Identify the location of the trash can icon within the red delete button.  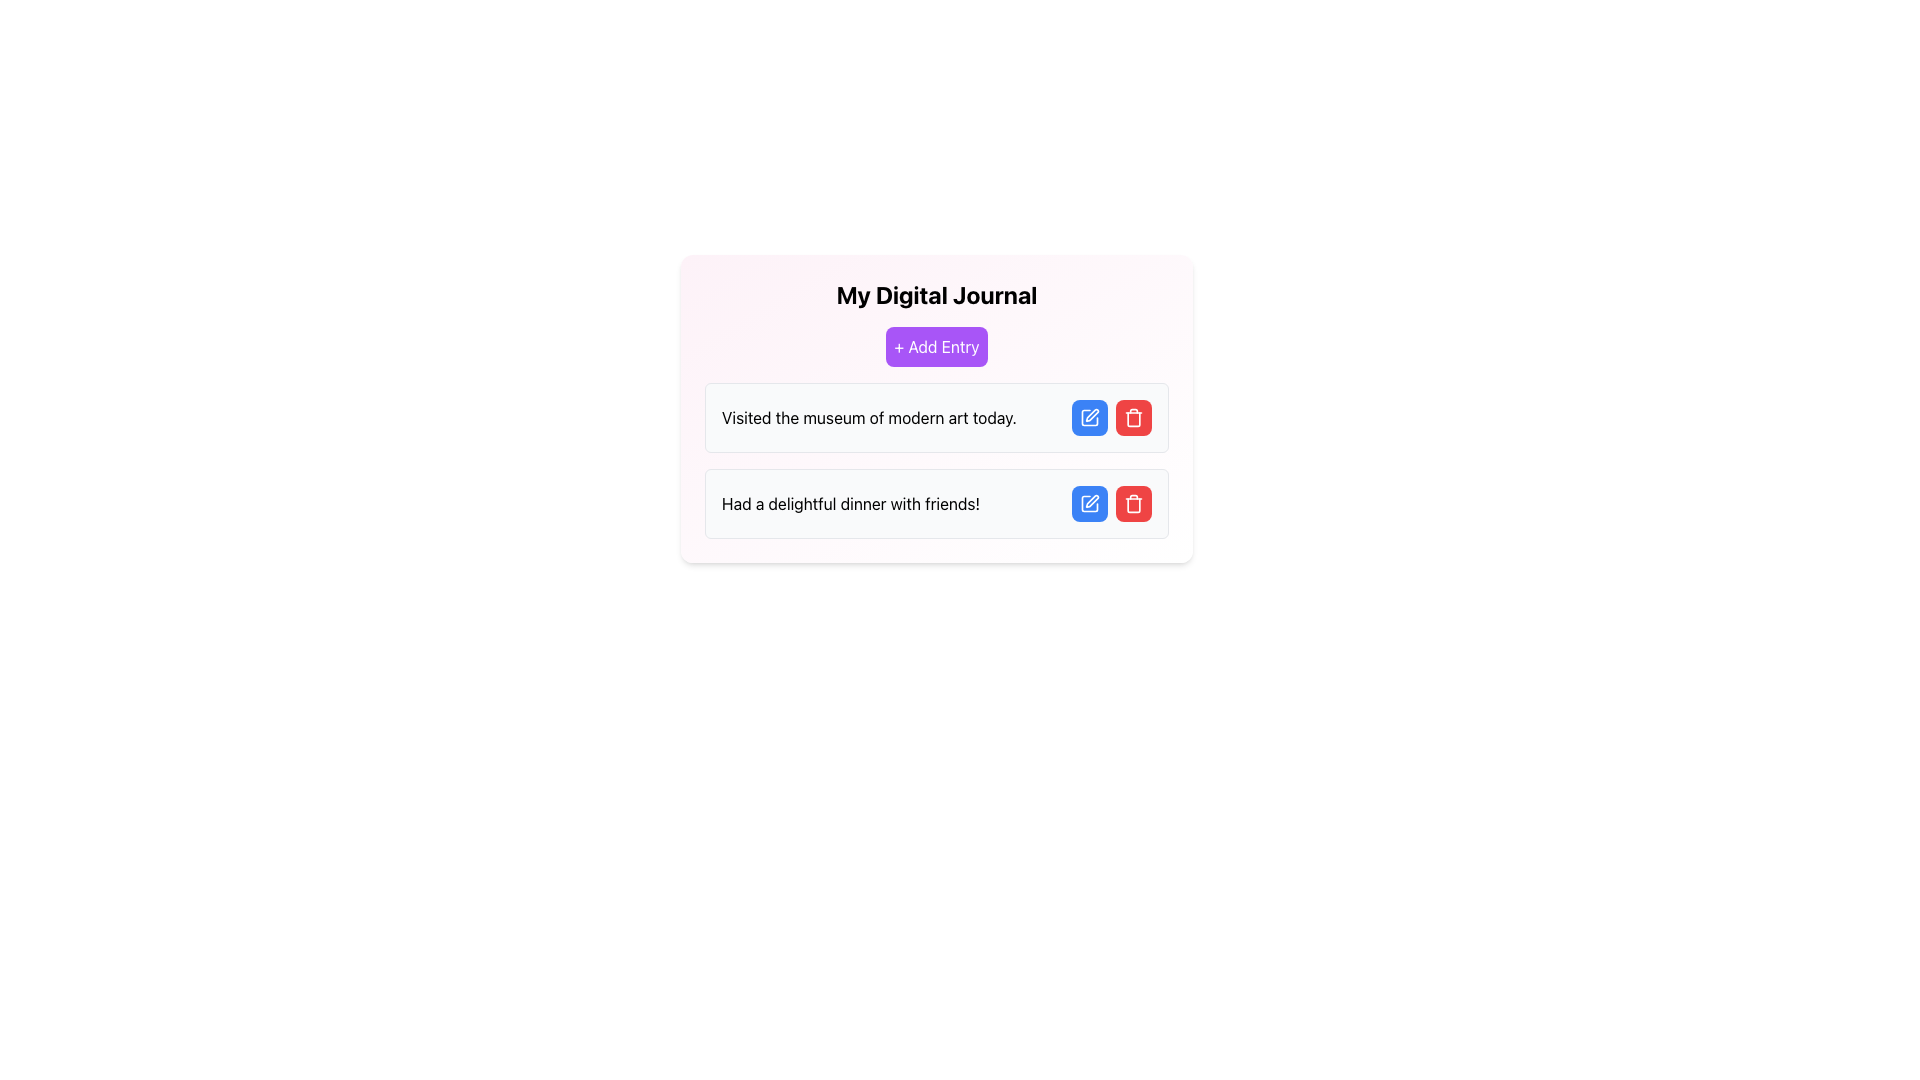
(1133, 503).